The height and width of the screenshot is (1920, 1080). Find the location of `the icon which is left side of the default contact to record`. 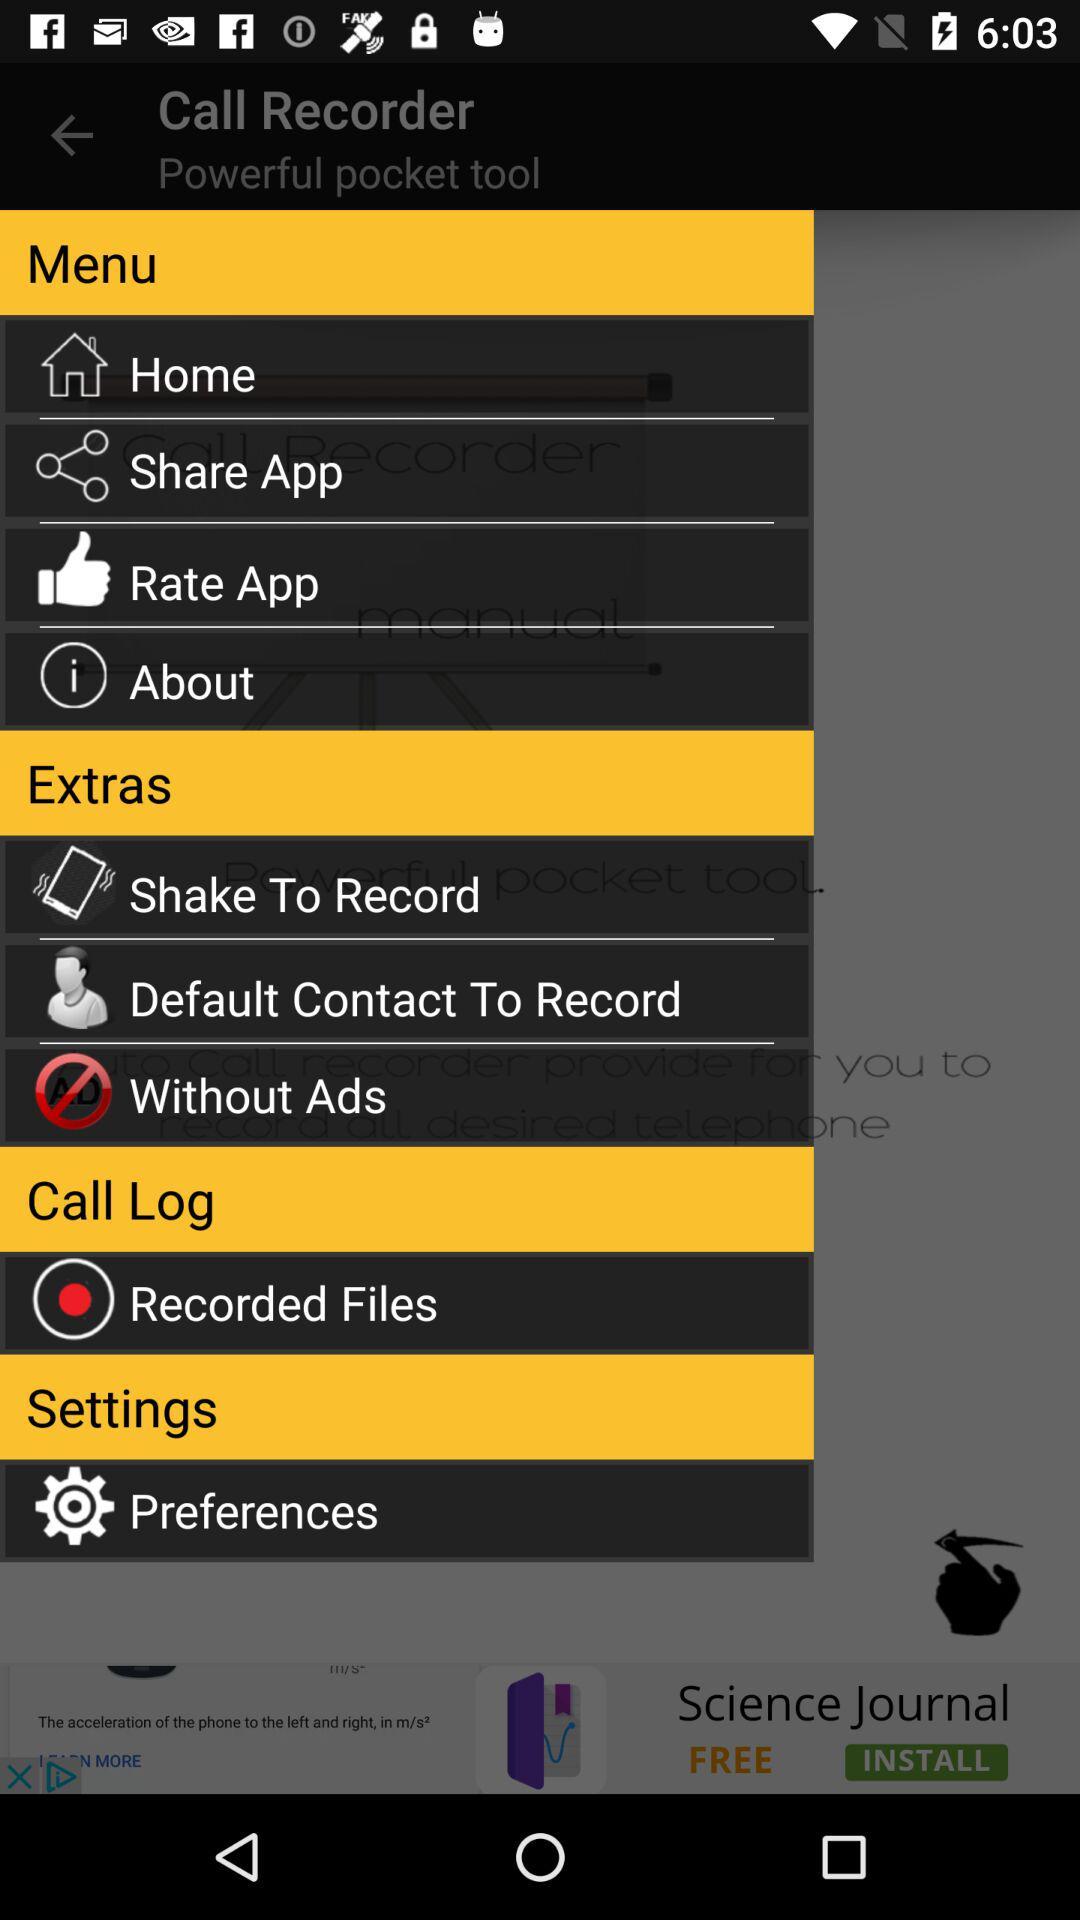

the icon which is left side of the default contact to record is located at coordinates (72, 987).